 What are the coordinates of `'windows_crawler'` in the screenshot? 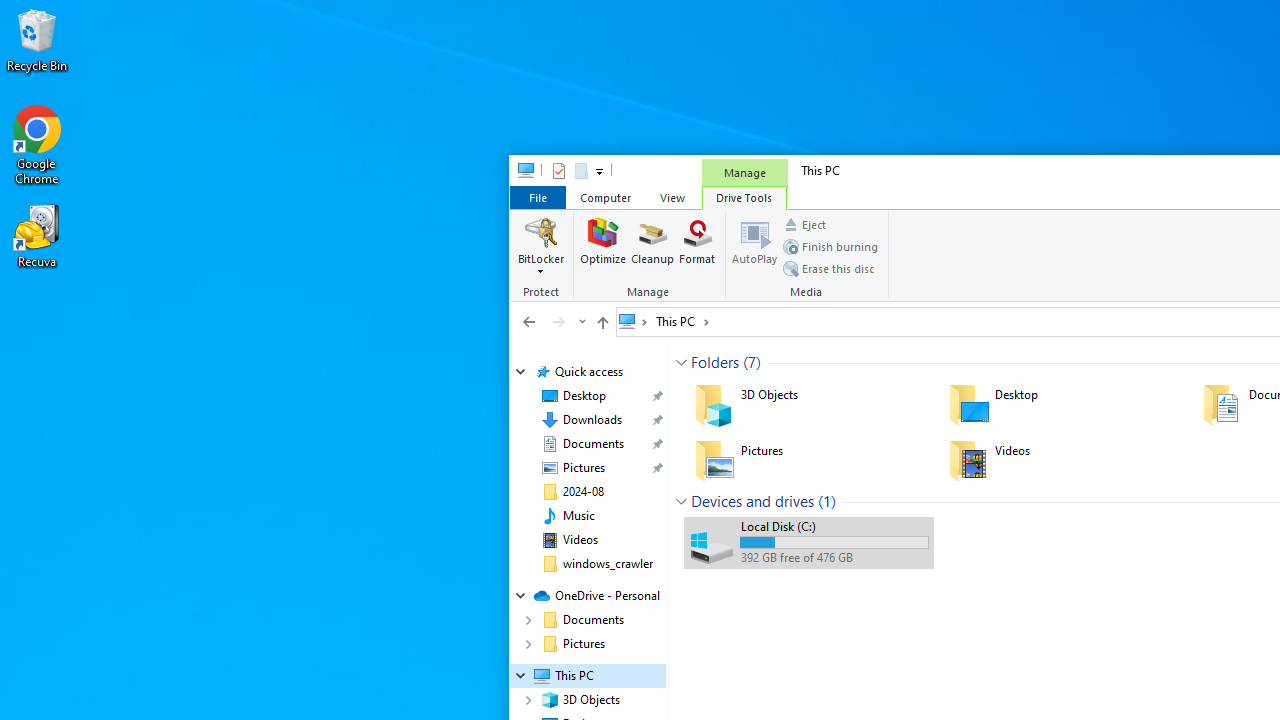 It's located at (607, 564).